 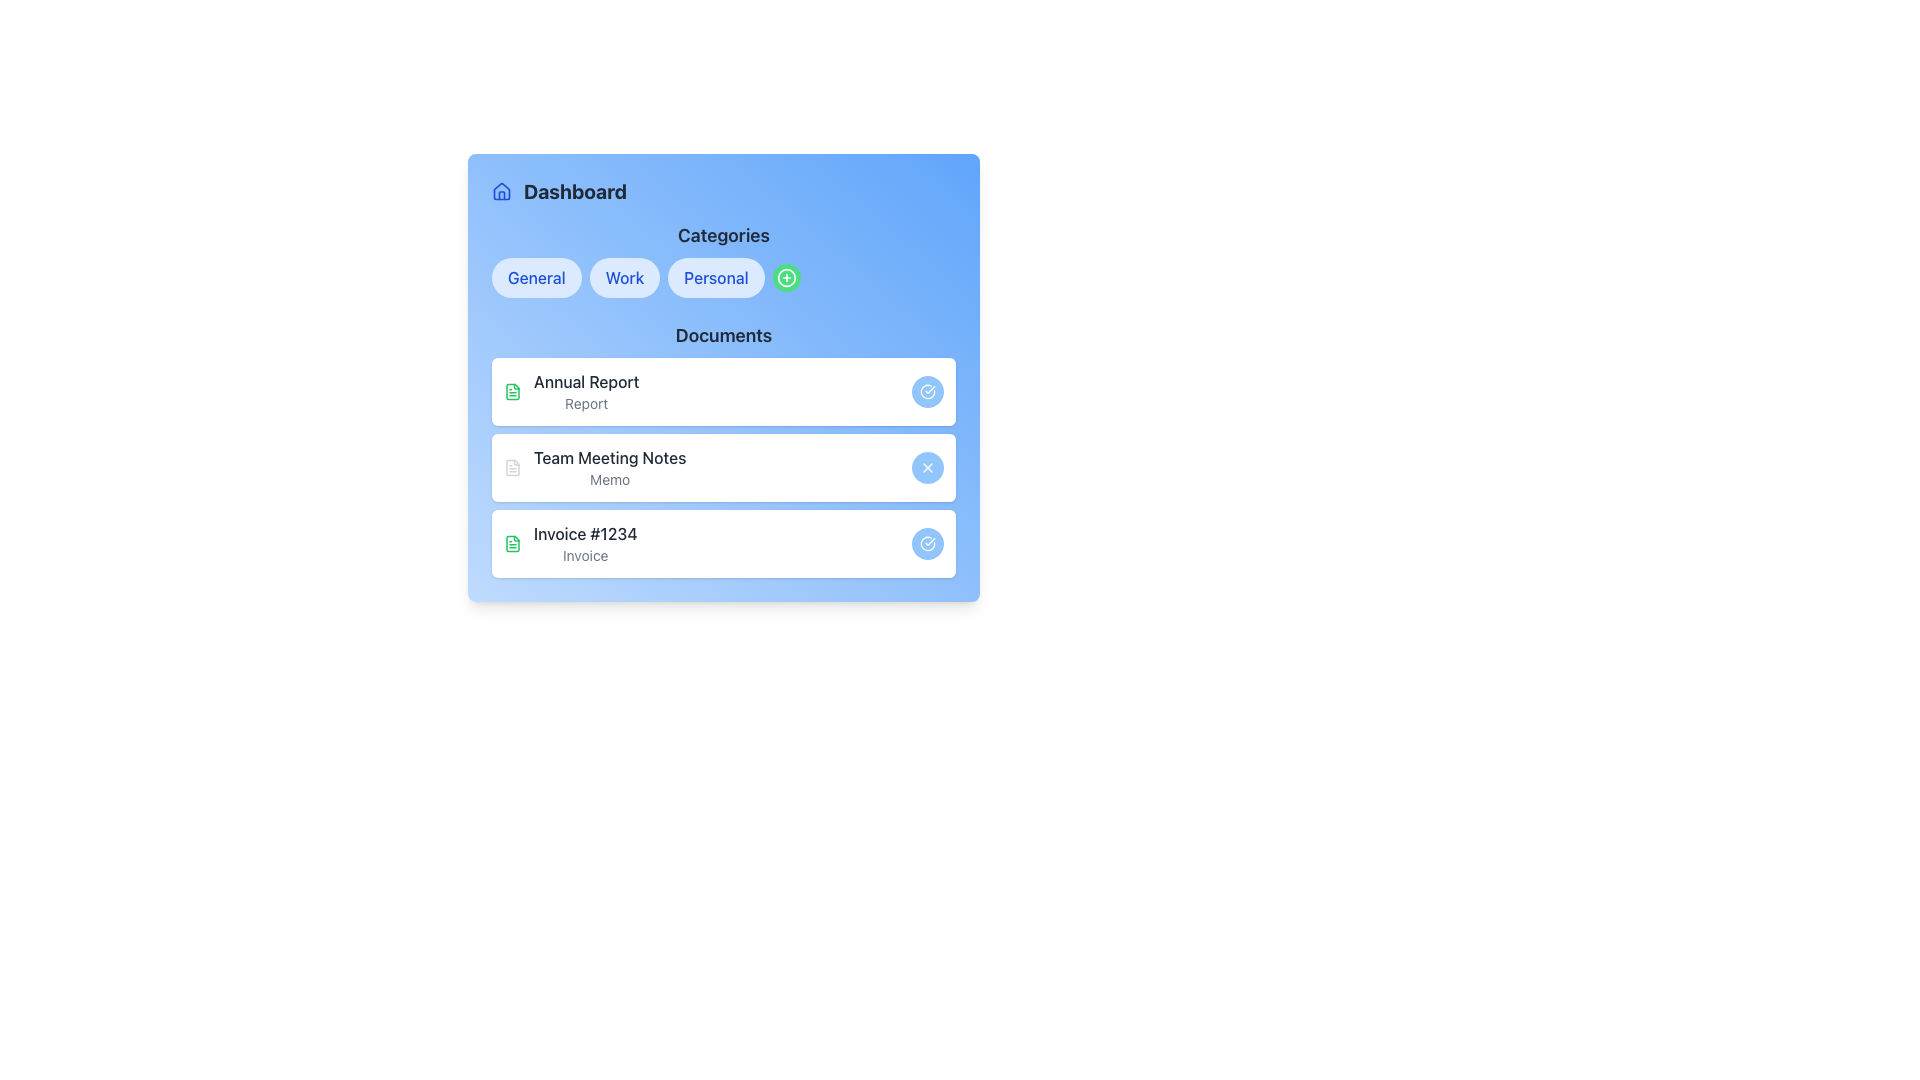 What do you see at coordinates (723, 234) in the screenshot?
I see `the header text element located at the top-center of the interface, which defines the category section above the buttons labeled 'General,' 'Work,' and 'Personal.'` at bounding box center [723, 234].